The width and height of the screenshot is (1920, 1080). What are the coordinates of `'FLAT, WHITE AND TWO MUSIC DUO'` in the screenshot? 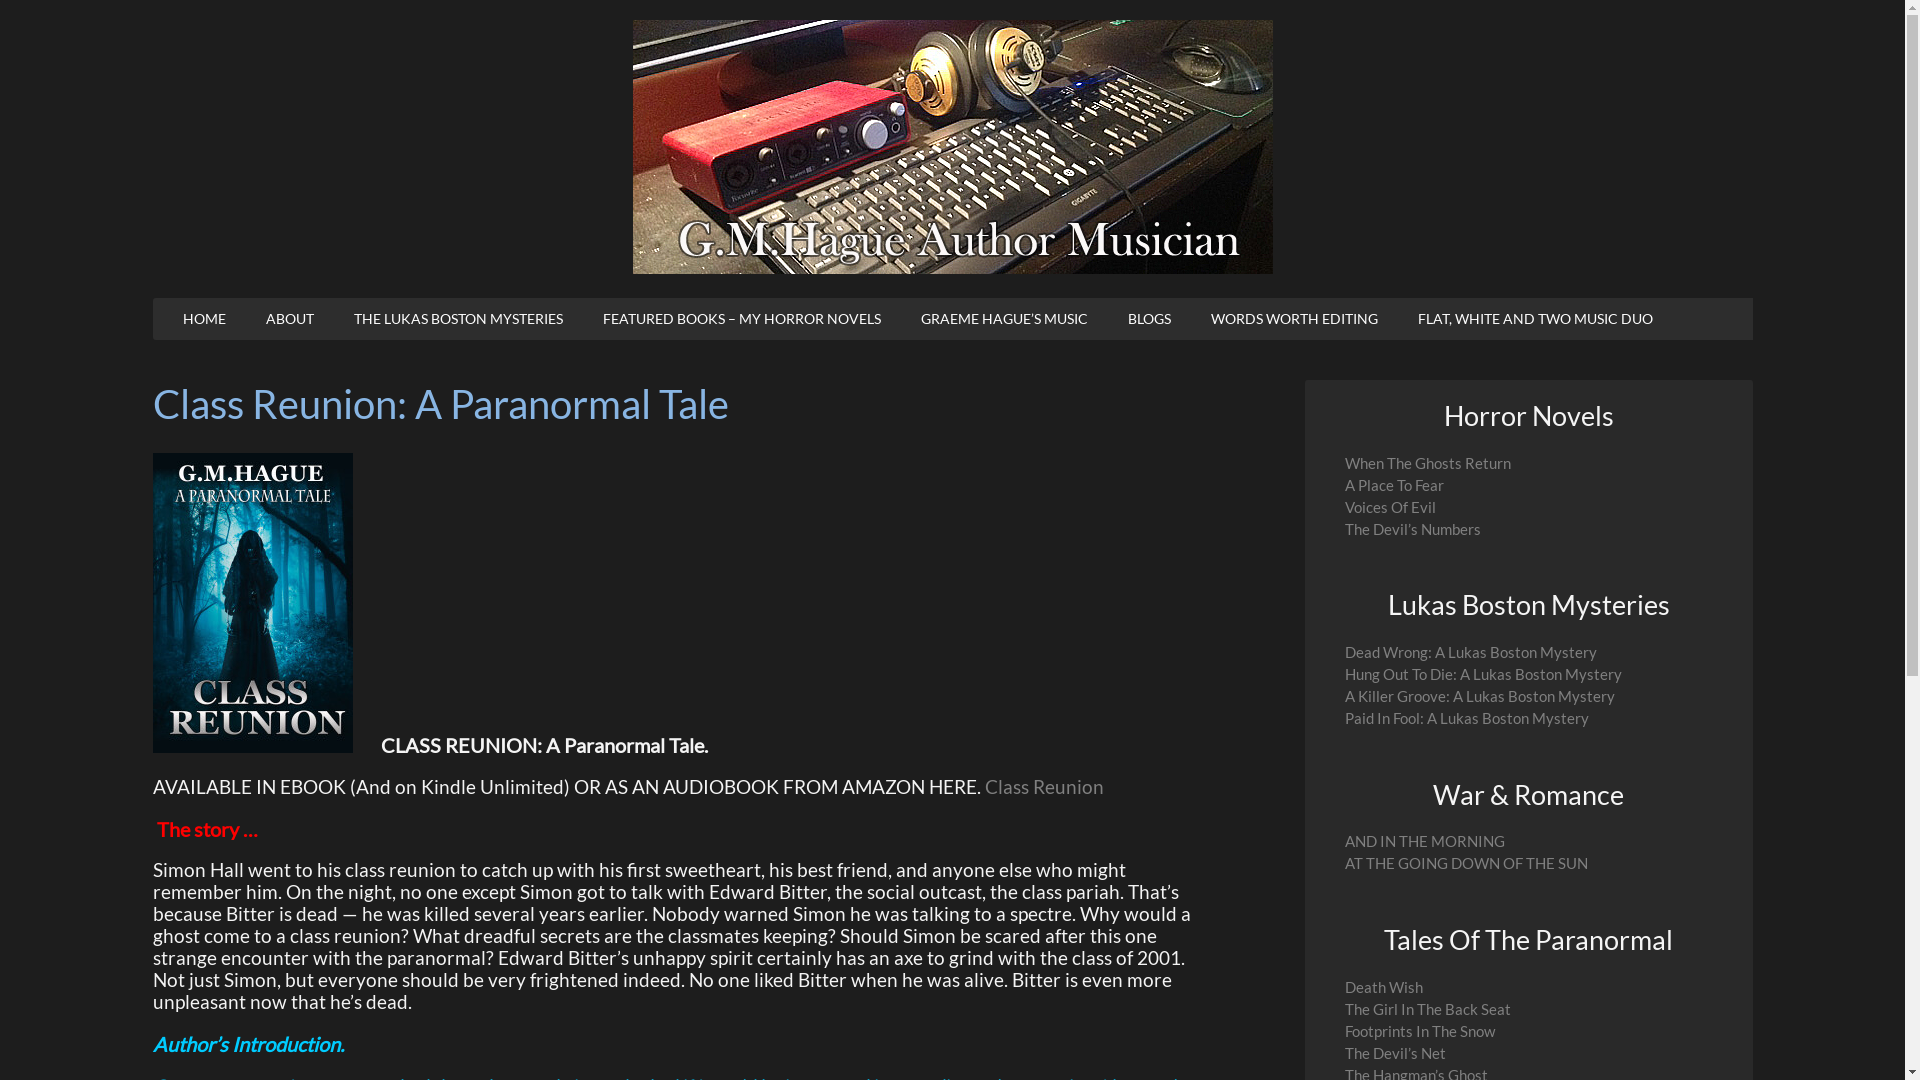 It's located at (1396, 318).